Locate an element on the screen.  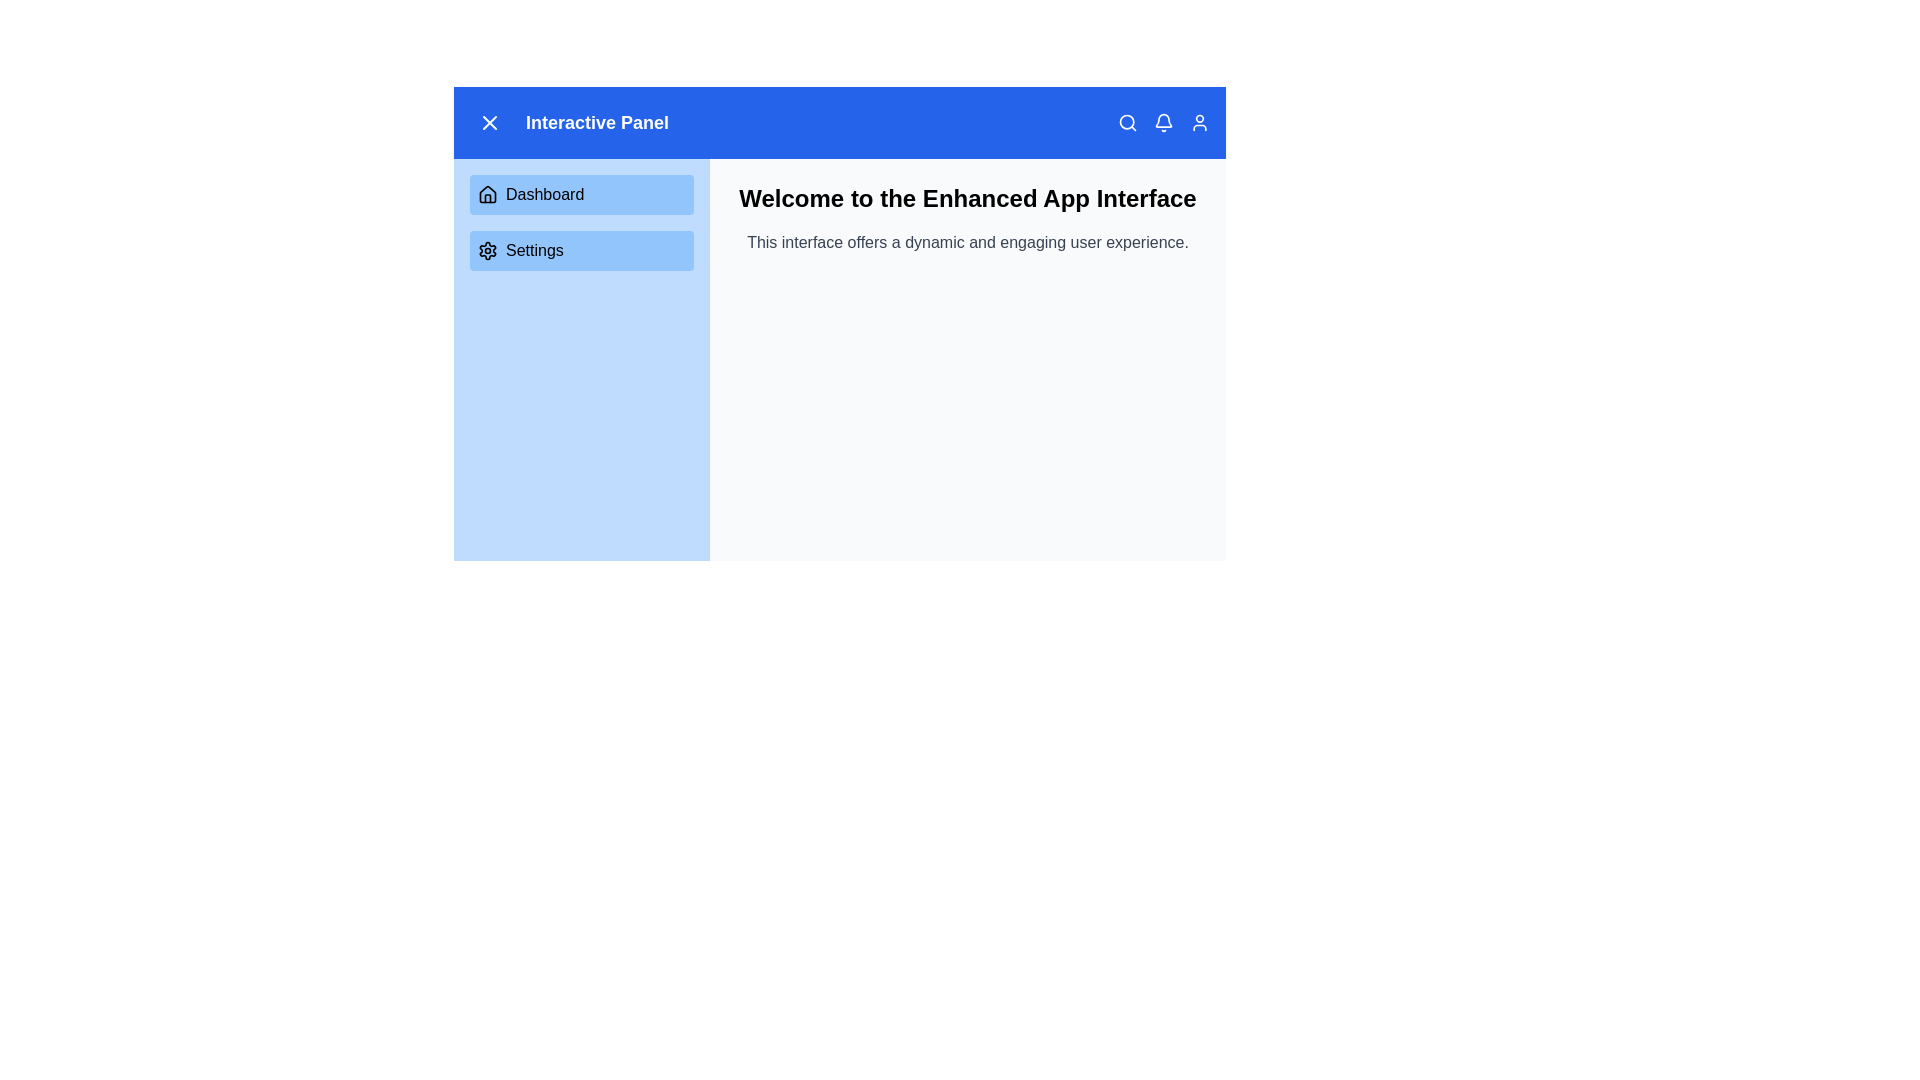
the user icon in the top-right corner of the blue navigation bar, which is styled in white against a blue background and changes color to gray on hover is located at coordinates (1200, 123).